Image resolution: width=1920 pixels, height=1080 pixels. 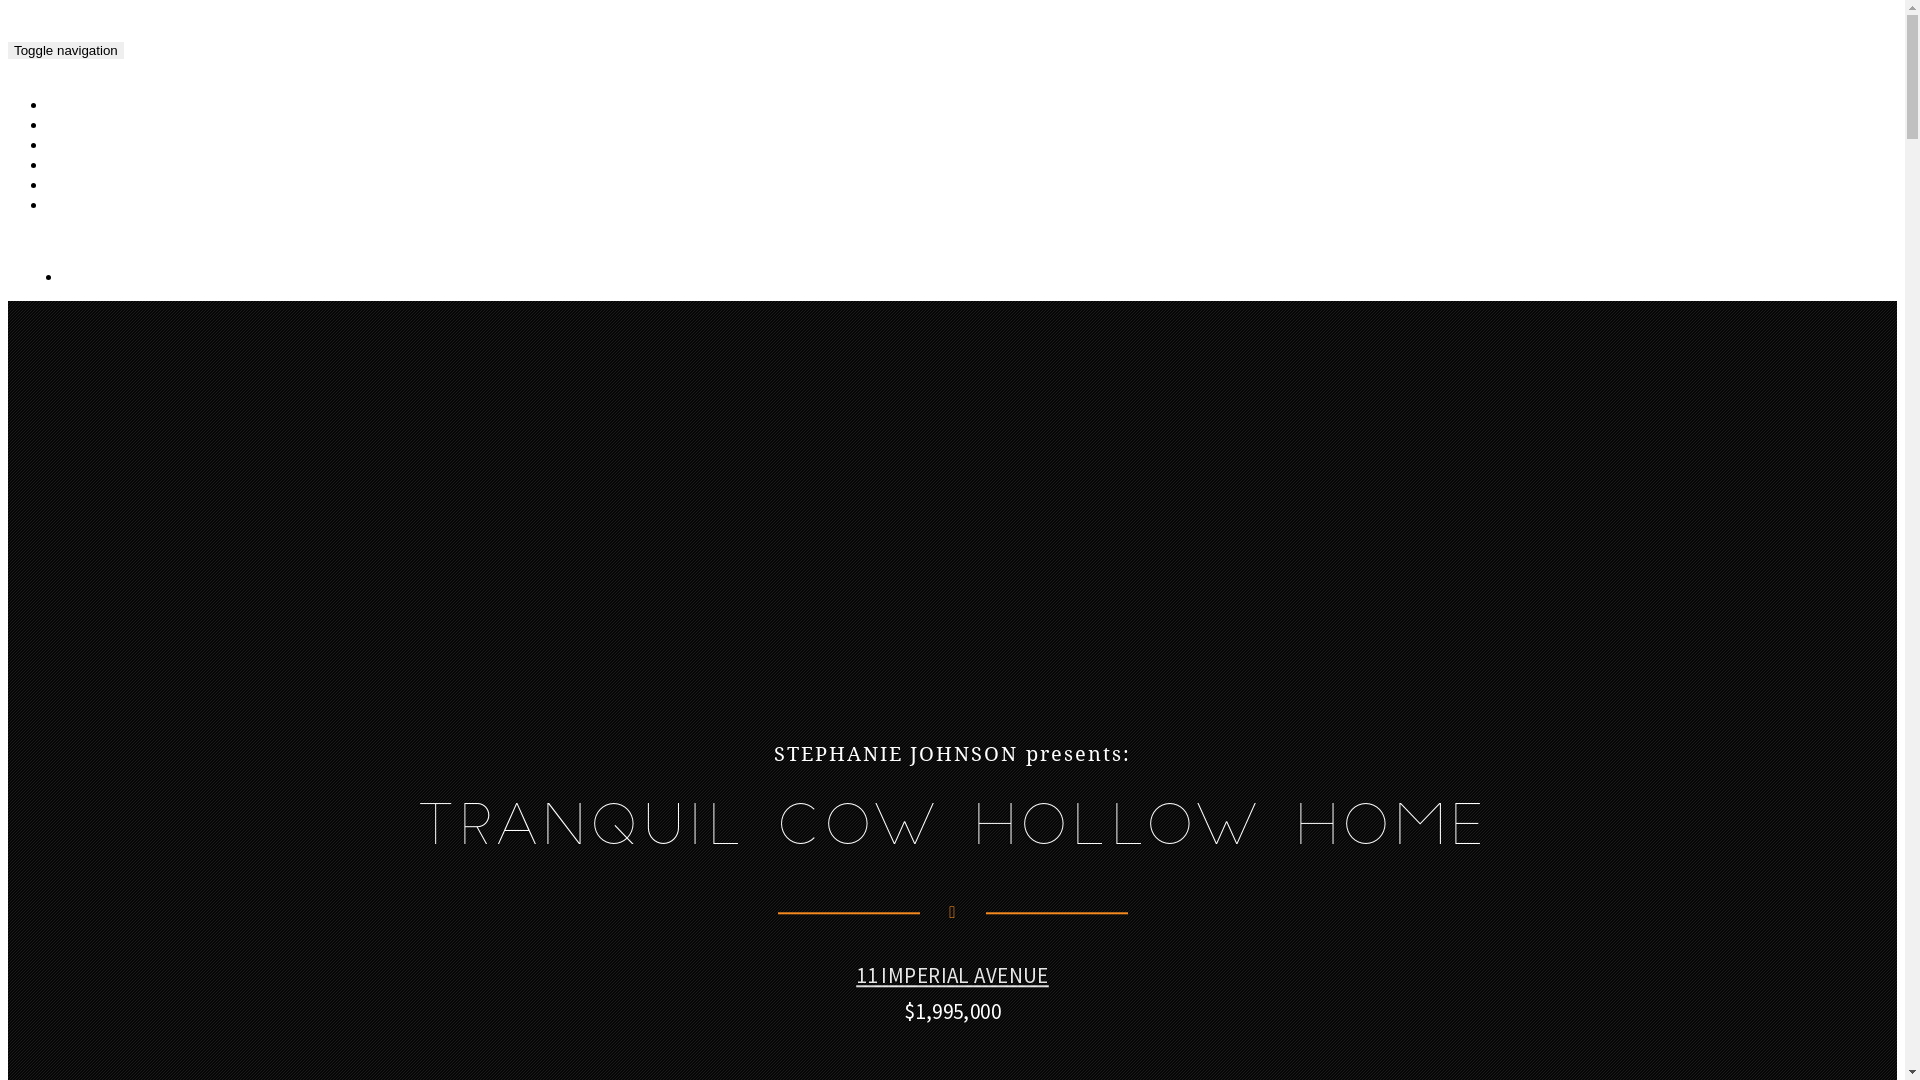 What do you see at coordinates (66, 49) in the screenshot?
I see `'Toggle navigation'` at bounding box center [66, 49].